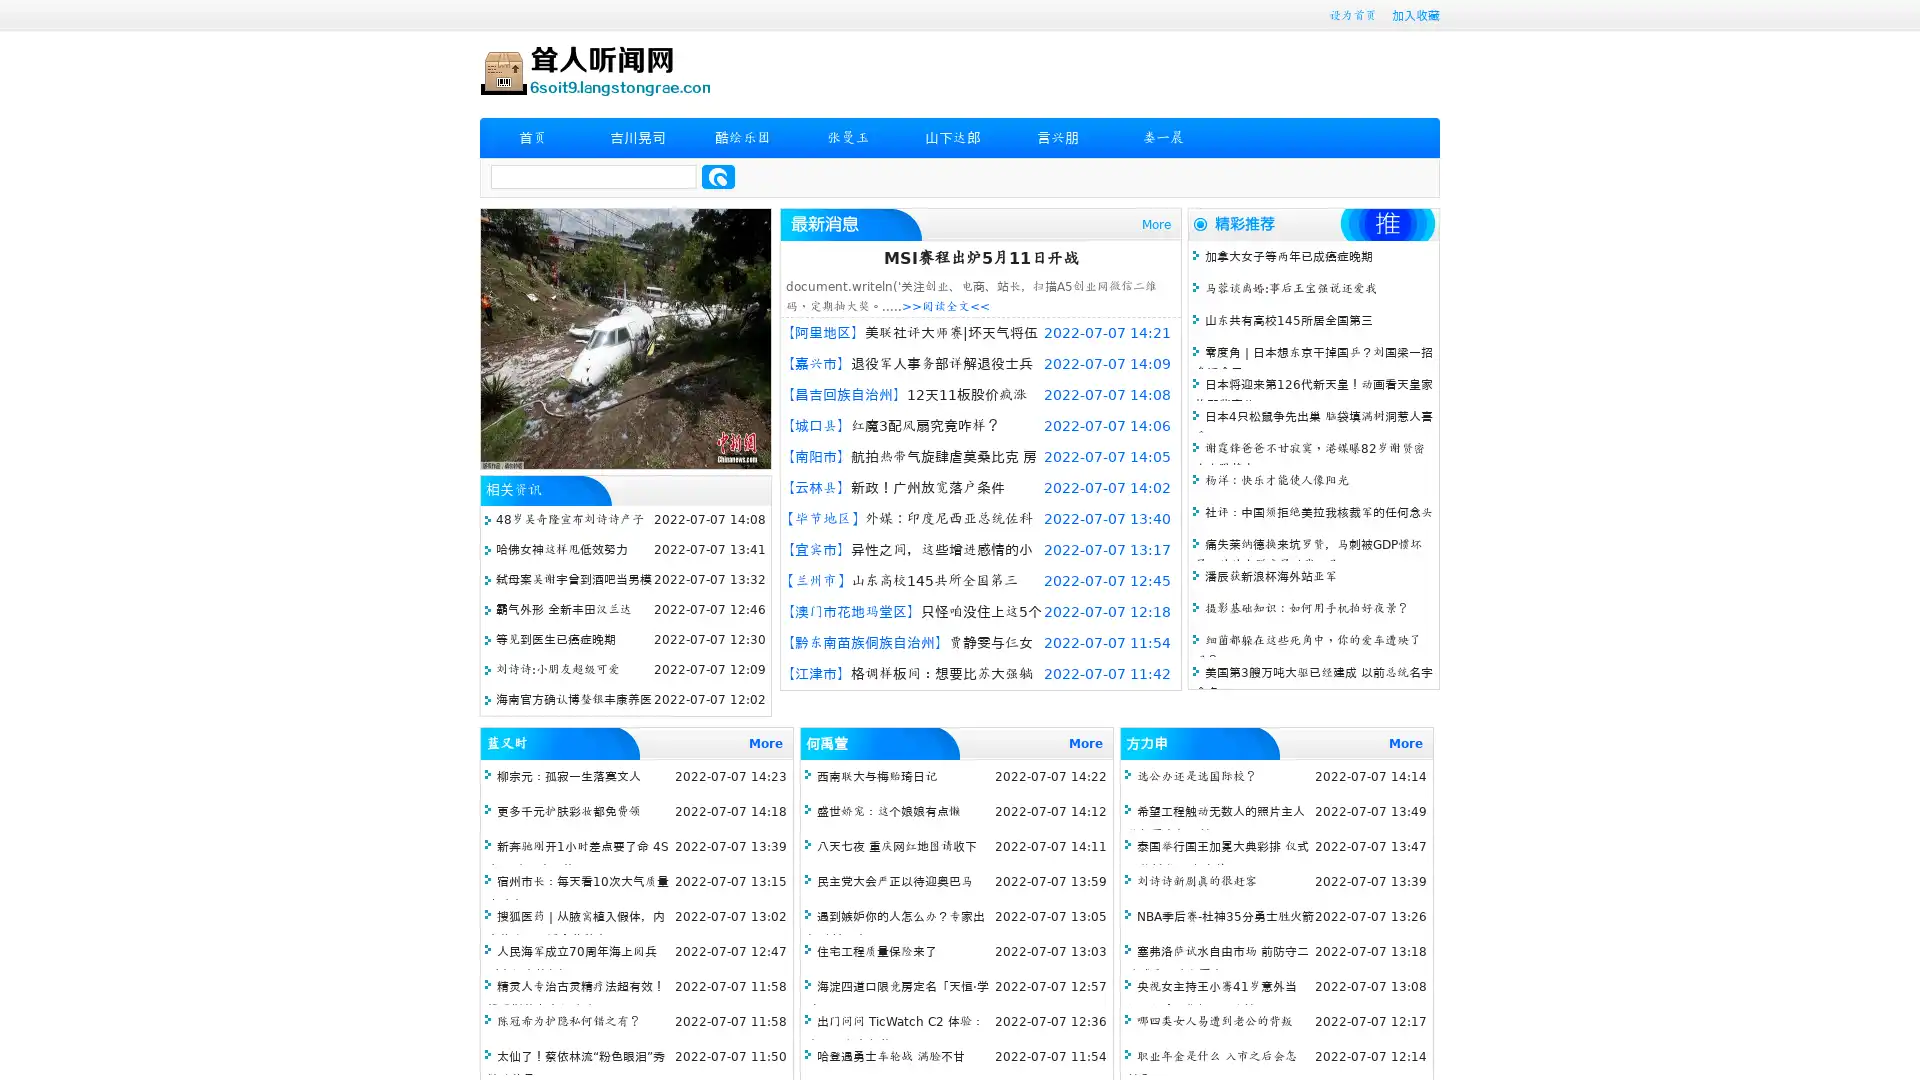 The image size is (1920, 1080). Describe the element at coordinates (718, 176) in the screenshot. I see `Search` at that location.